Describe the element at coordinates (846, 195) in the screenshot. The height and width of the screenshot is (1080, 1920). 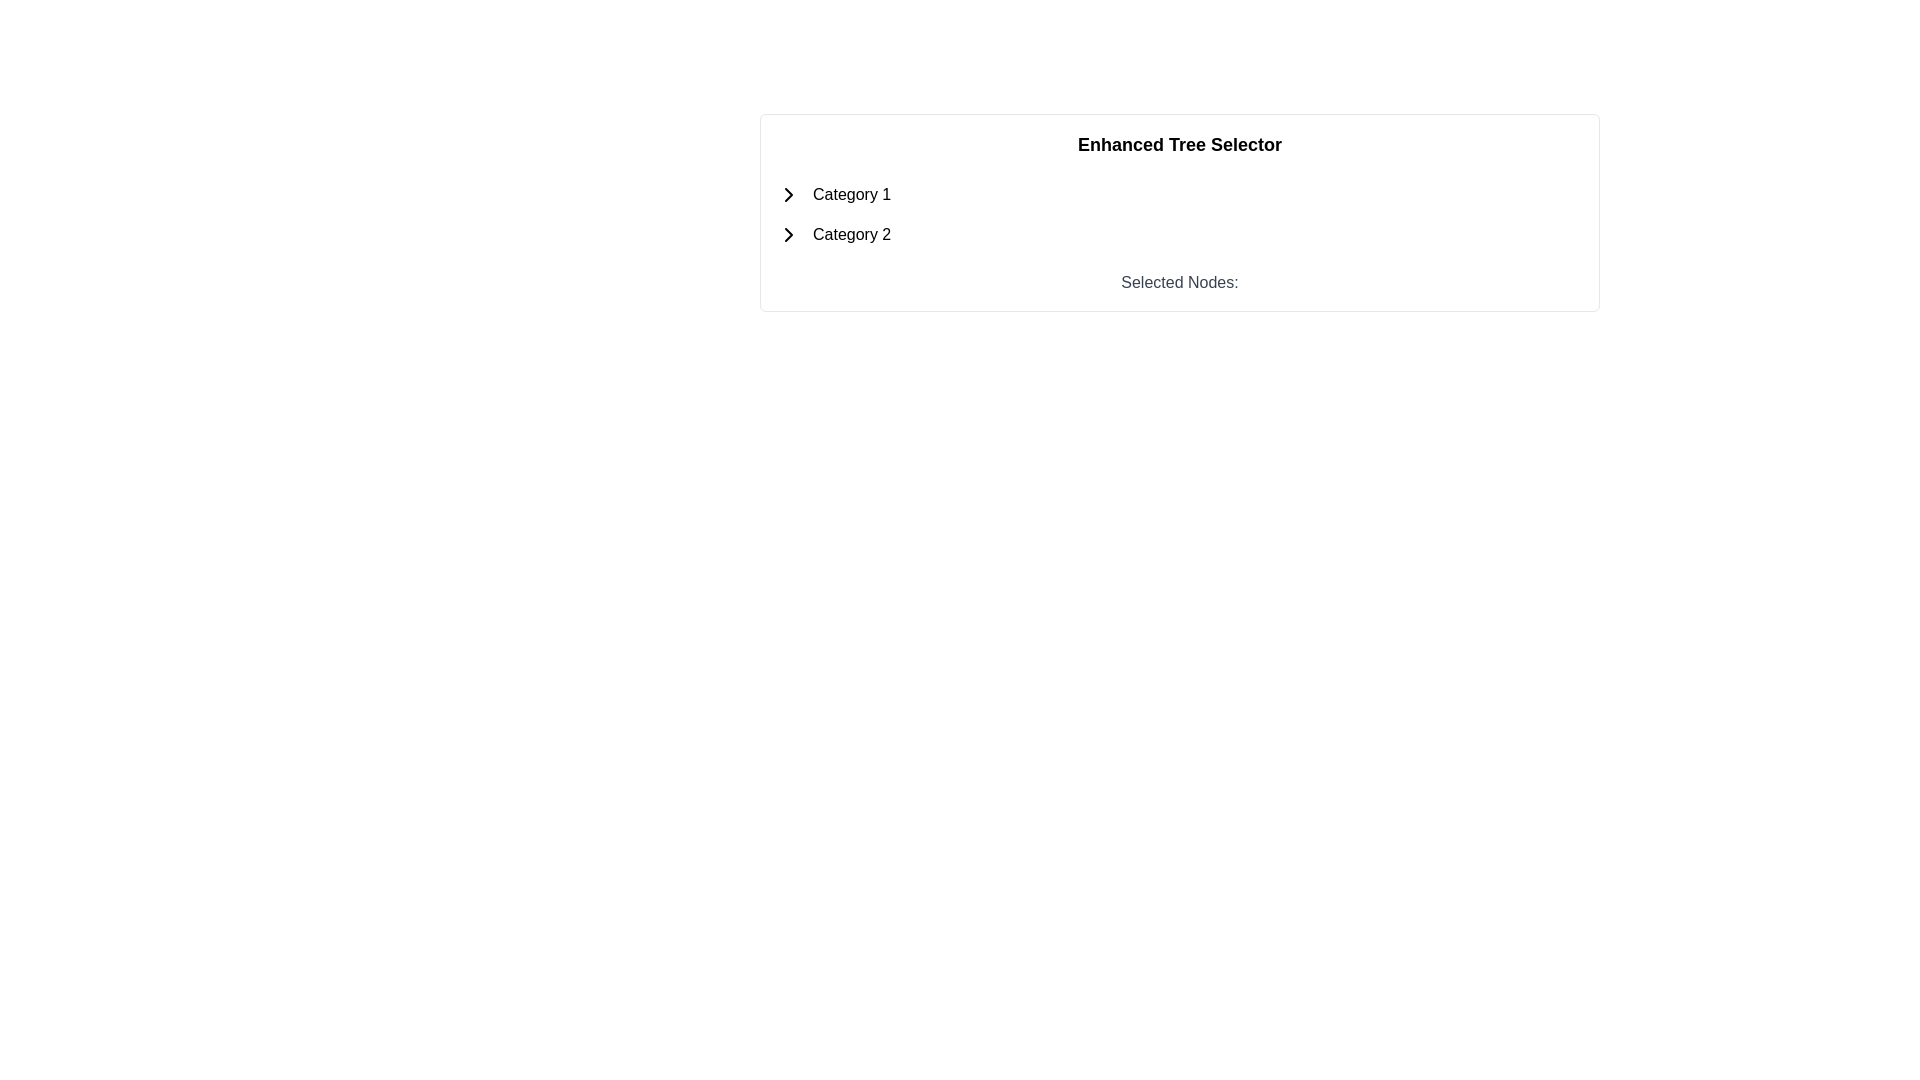
I see `the 'Category 1' text label located in the first category group of the tree structure` at that location.